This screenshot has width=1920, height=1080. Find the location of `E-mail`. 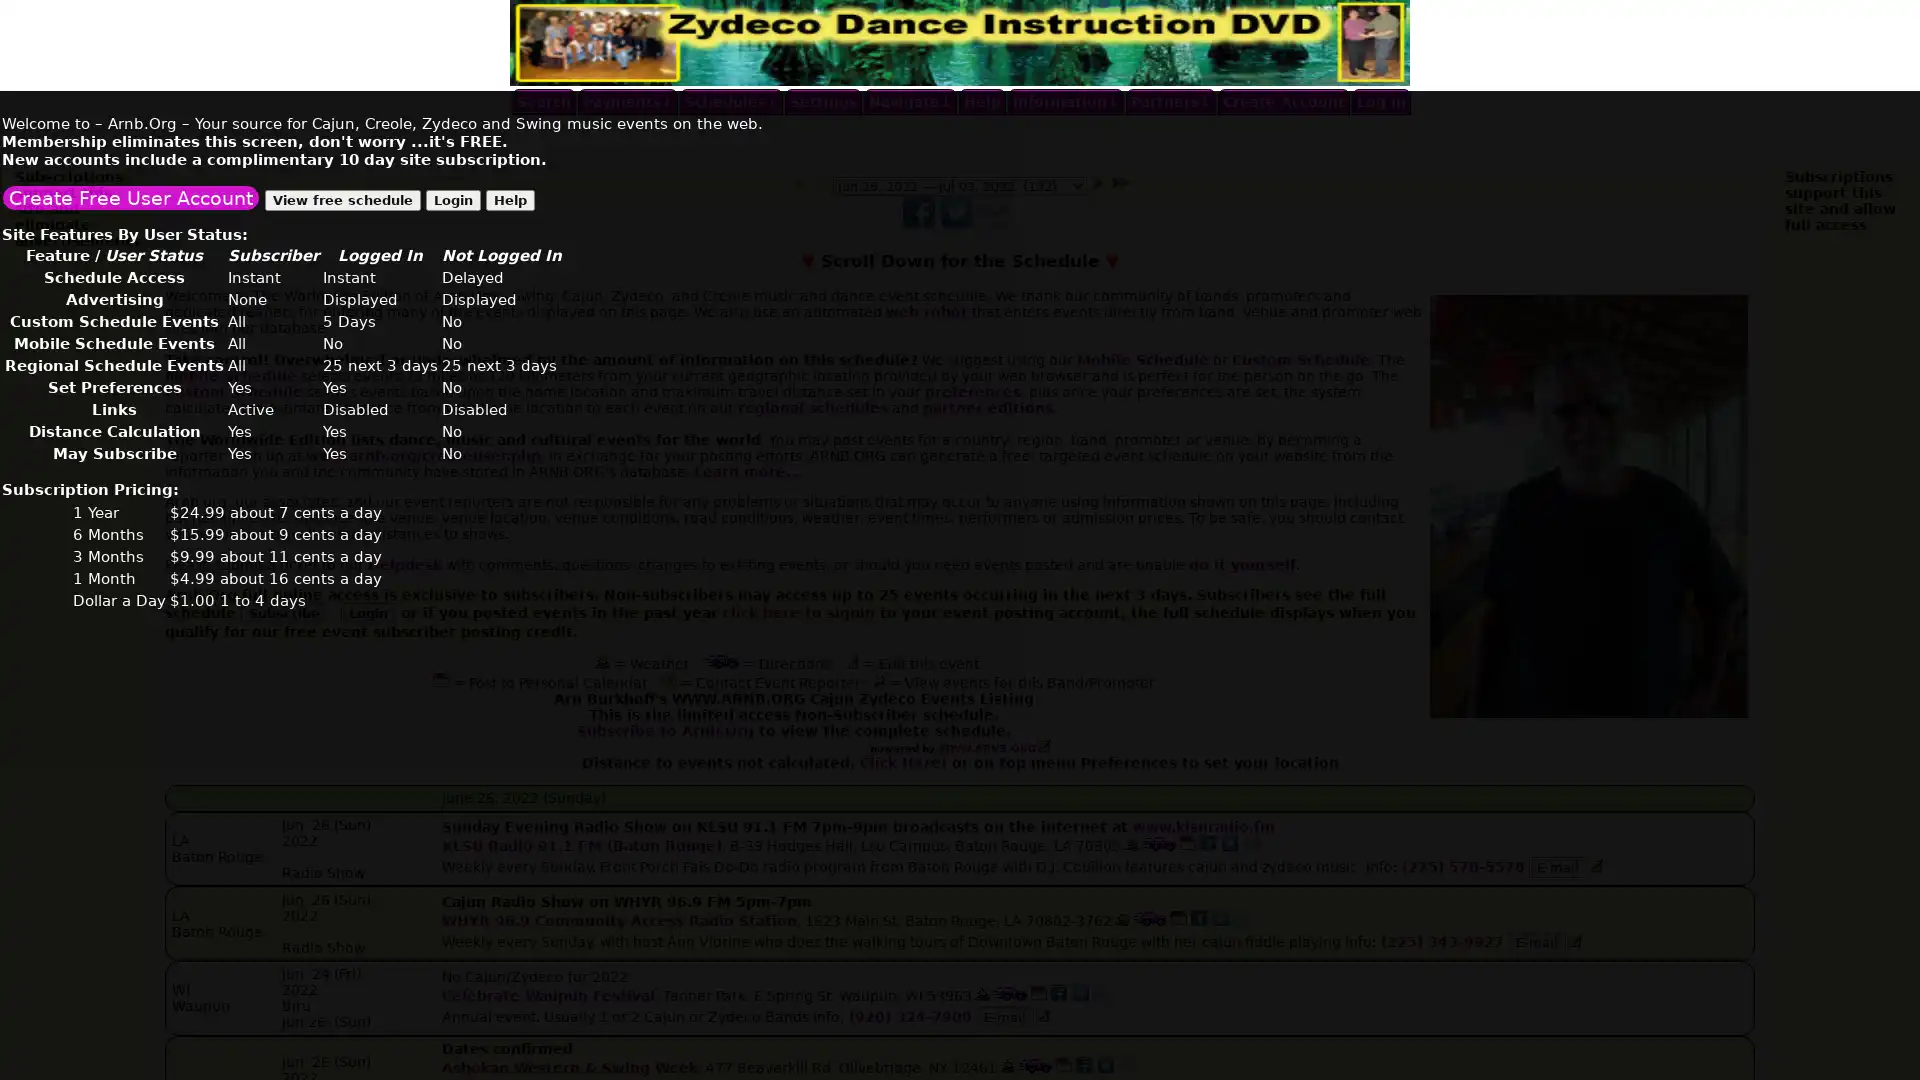

E-mail is located at coordinates (1004, 1016).